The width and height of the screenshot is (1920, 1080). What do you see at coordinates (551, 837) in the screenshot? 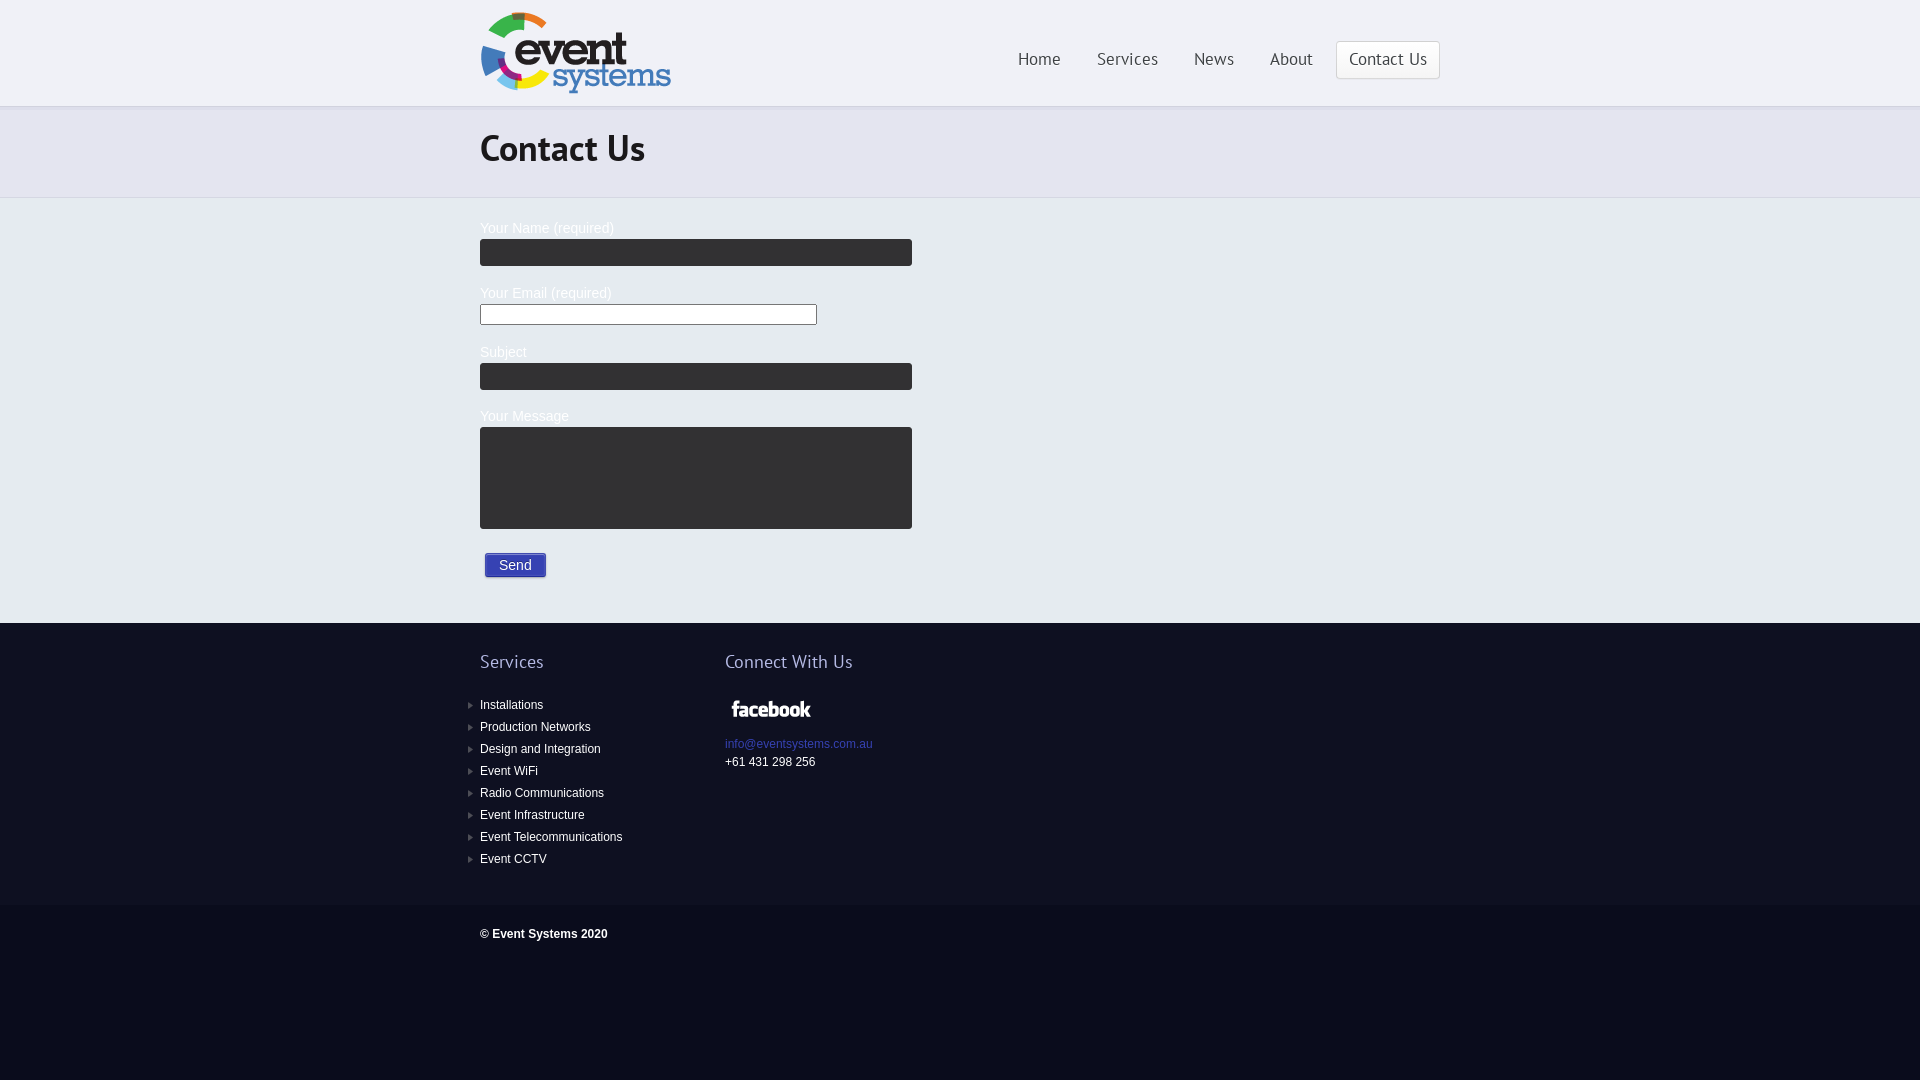
I see `'Event Telecommunications'` at bounding box center [551, 837].